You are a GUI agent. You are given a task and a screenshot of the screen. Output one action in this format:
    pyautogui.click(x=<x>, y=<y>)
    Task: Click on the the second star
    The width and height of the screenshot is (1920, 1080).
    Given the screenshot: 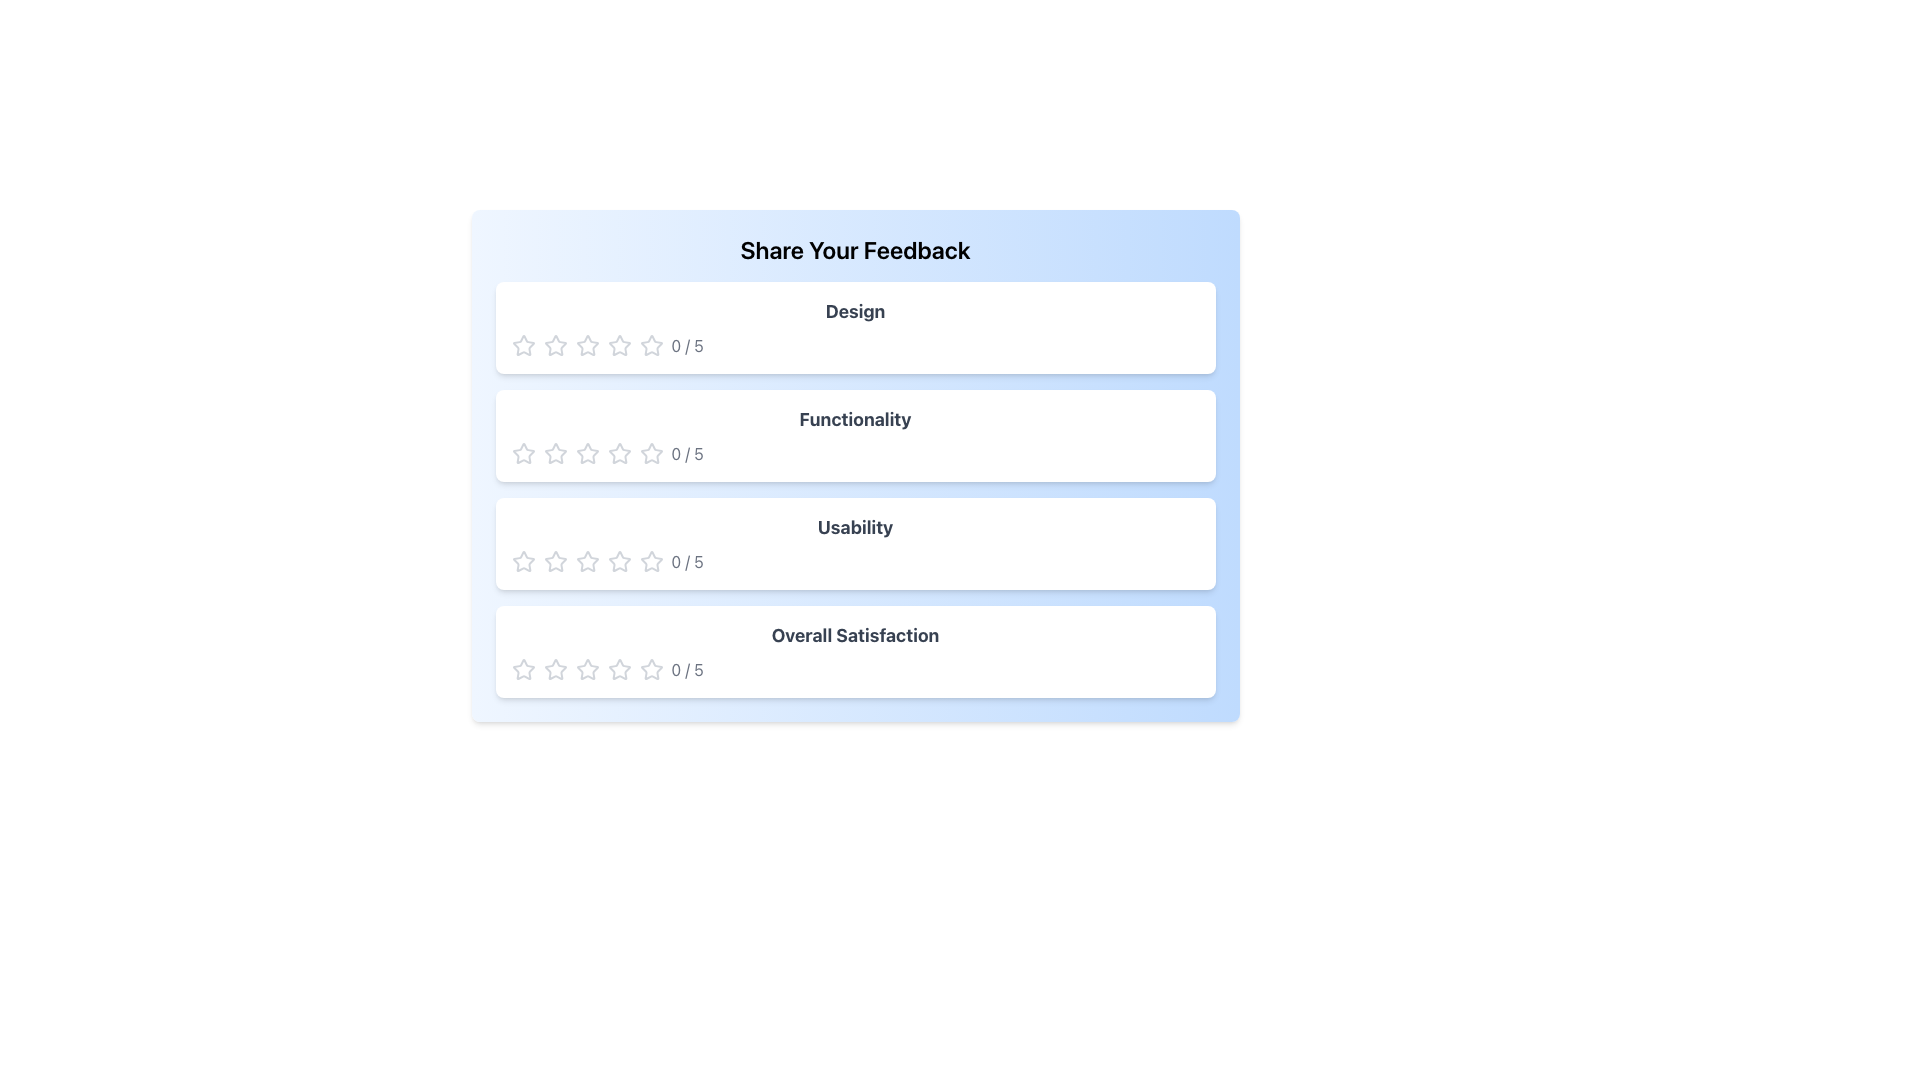 What is the action you would take?
    pyautogui.click(x=555, y=562)
    